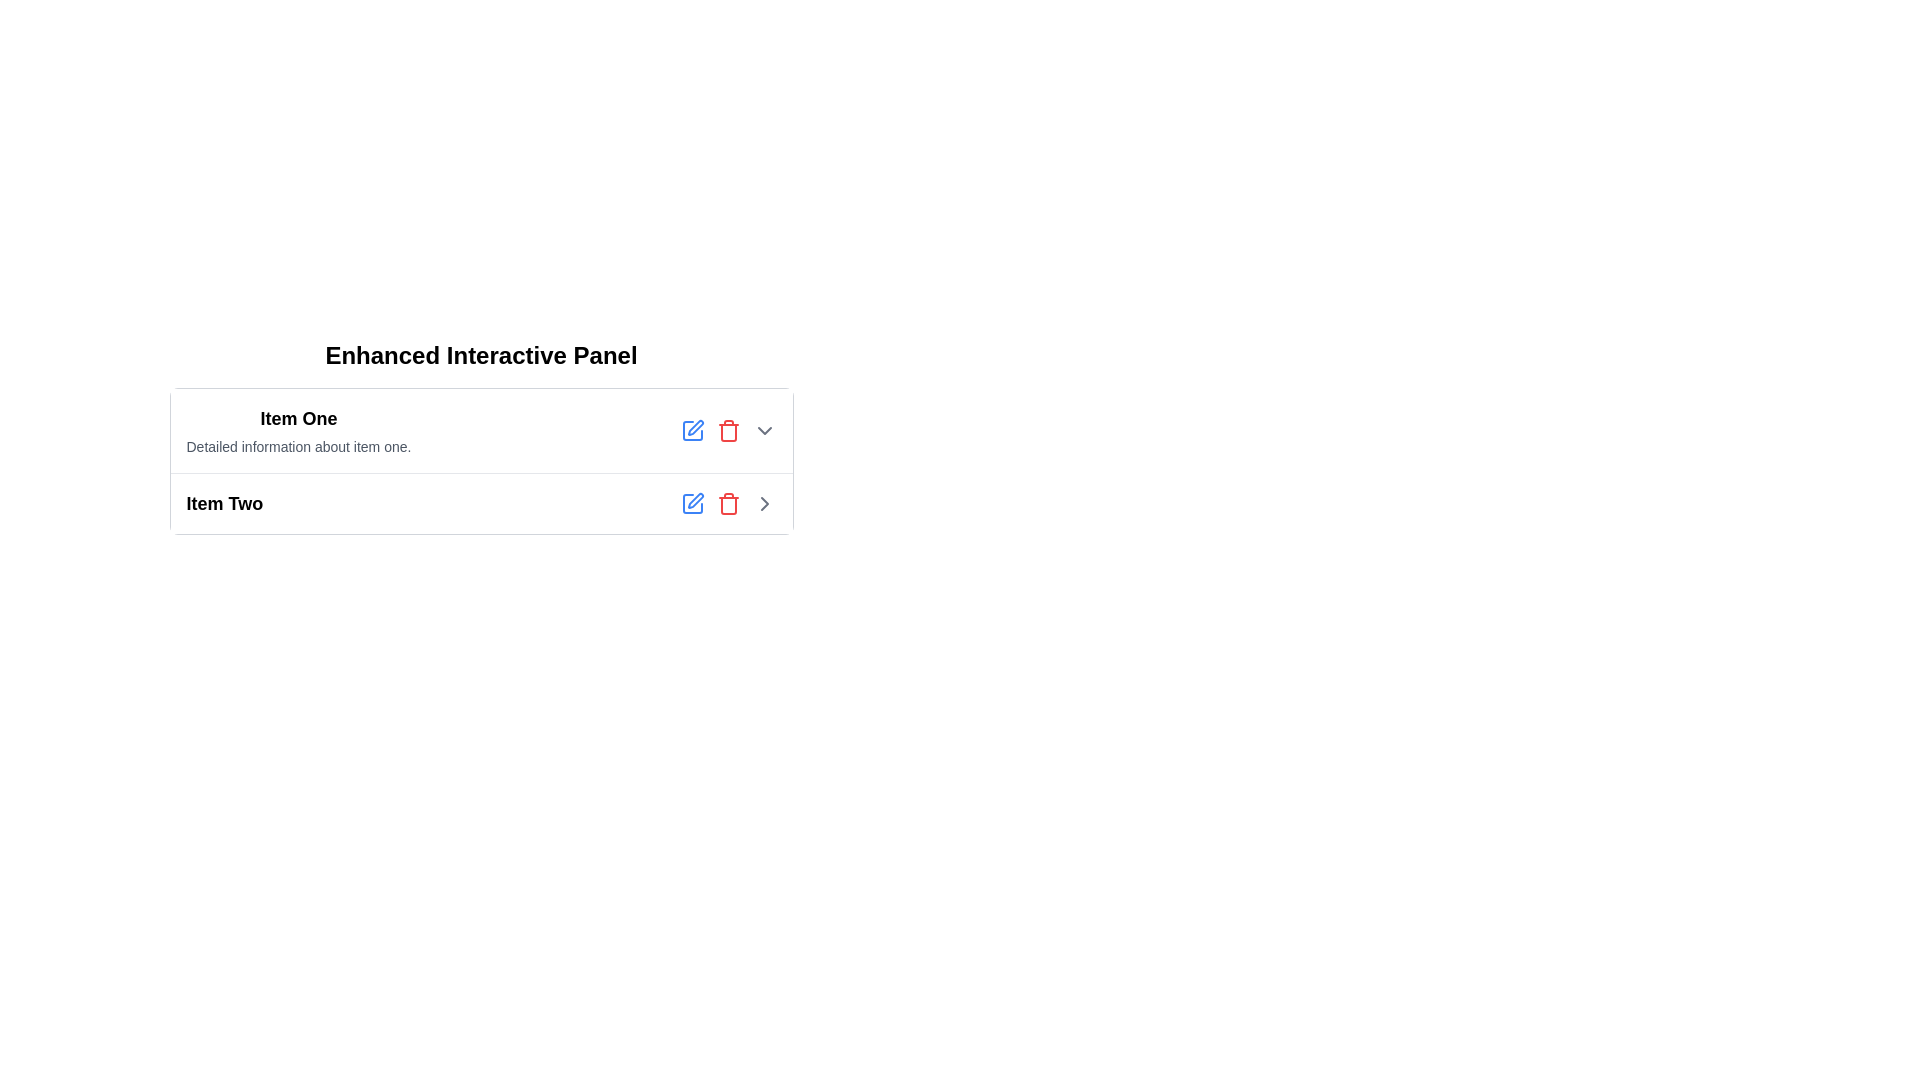  I want to click on the rightward-pointing chevron icon located at the end of the row labeled 'Item One', so click(763, 503).